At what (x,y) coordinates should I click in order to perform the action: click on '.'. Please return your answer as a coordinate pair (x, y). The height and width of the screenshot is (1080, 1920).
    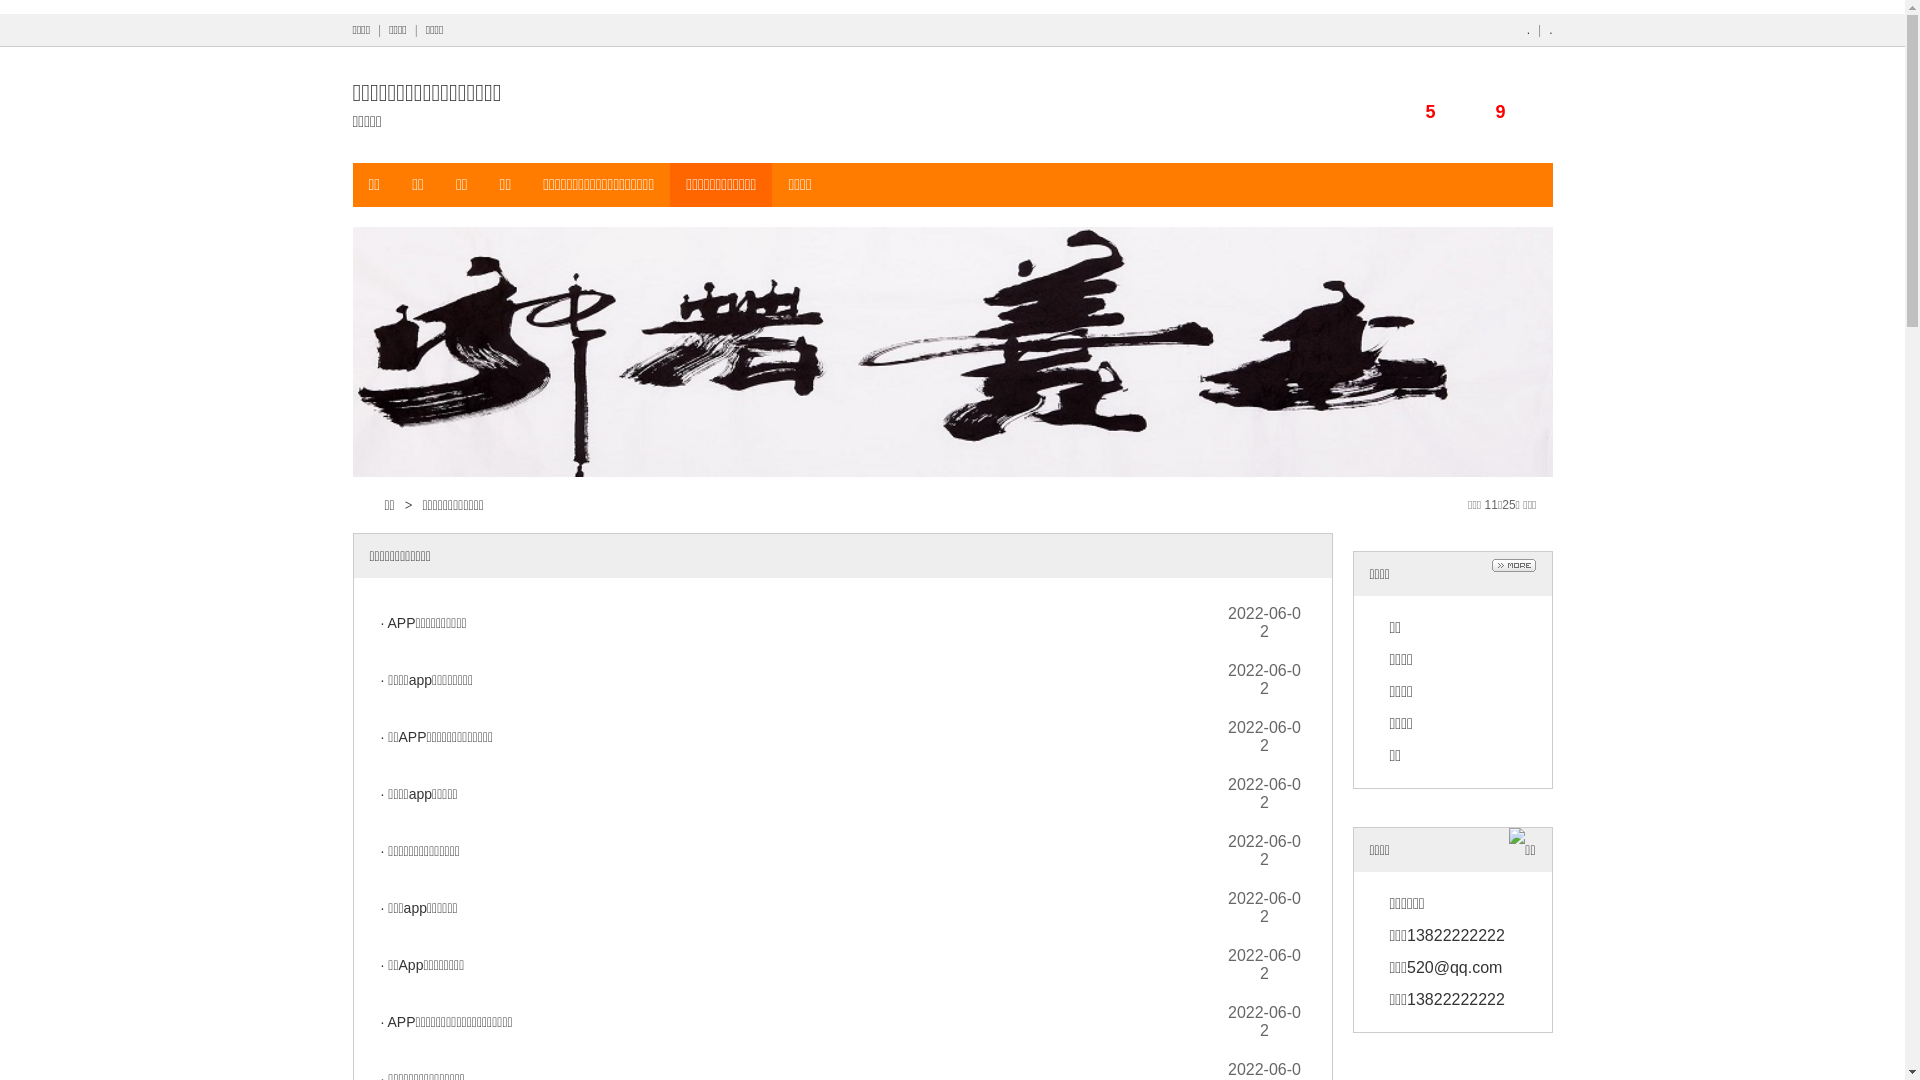
    Looking at the image, I should click on (1527, 30).